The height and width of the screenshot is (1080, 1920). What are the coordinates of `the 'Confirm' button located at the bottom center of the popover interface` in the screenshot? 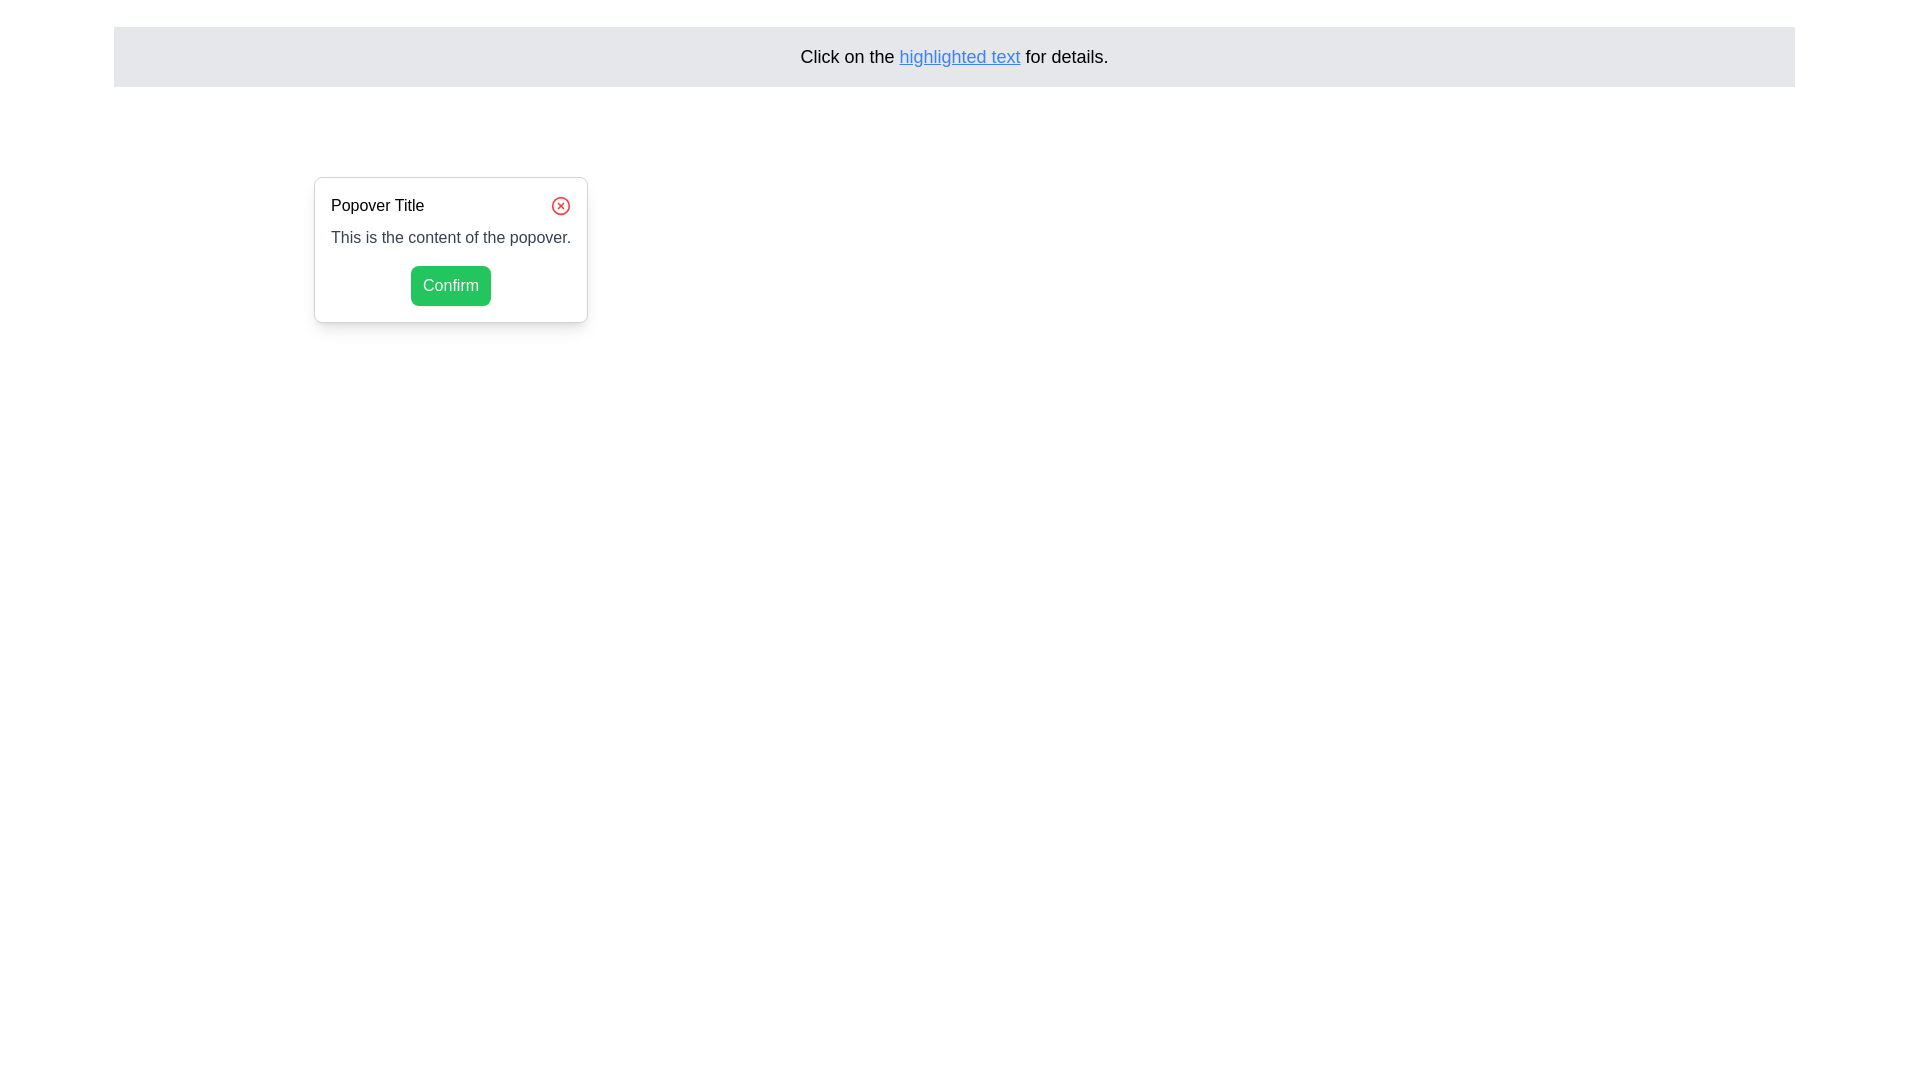 It's located at (450, 285).